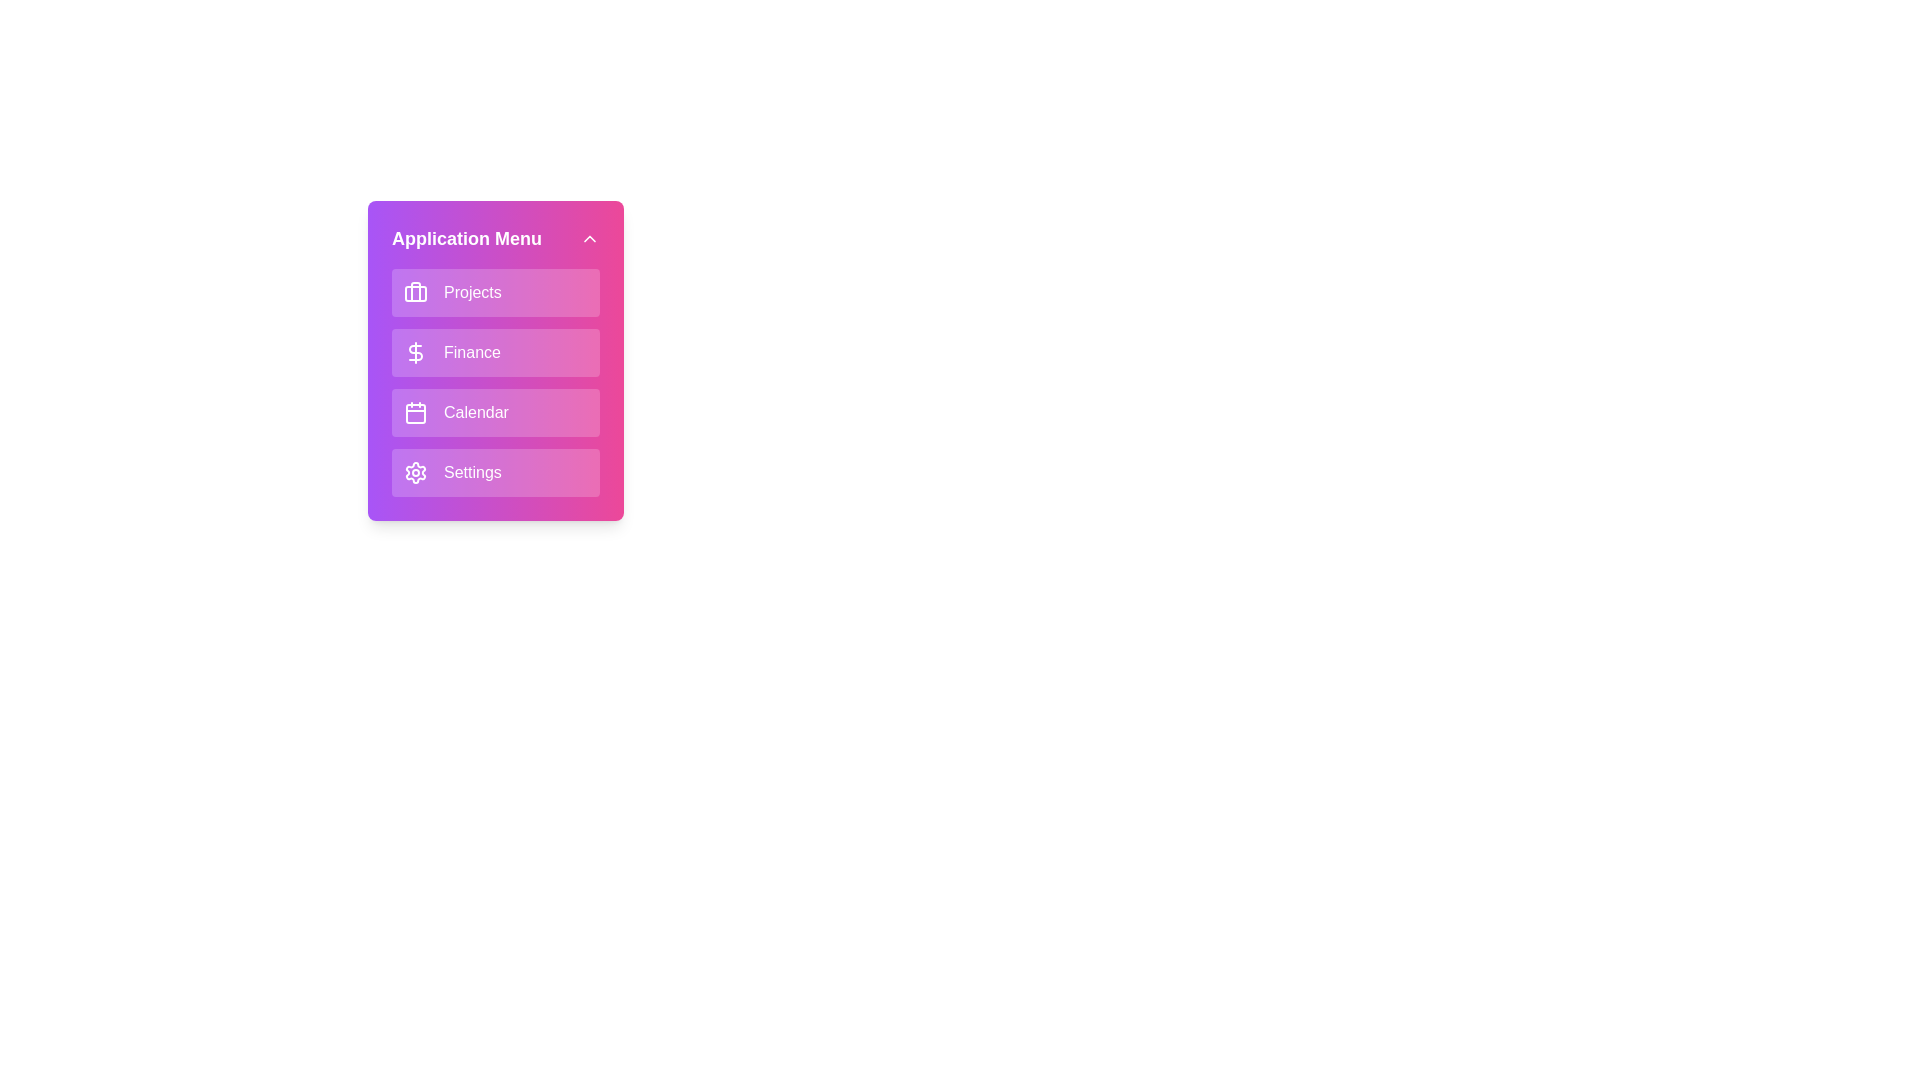  What do you see at coordinates (495, 352) in the screenshot?
I see `the menu item Finance by clicking on it` at bounding box center [495, 352].